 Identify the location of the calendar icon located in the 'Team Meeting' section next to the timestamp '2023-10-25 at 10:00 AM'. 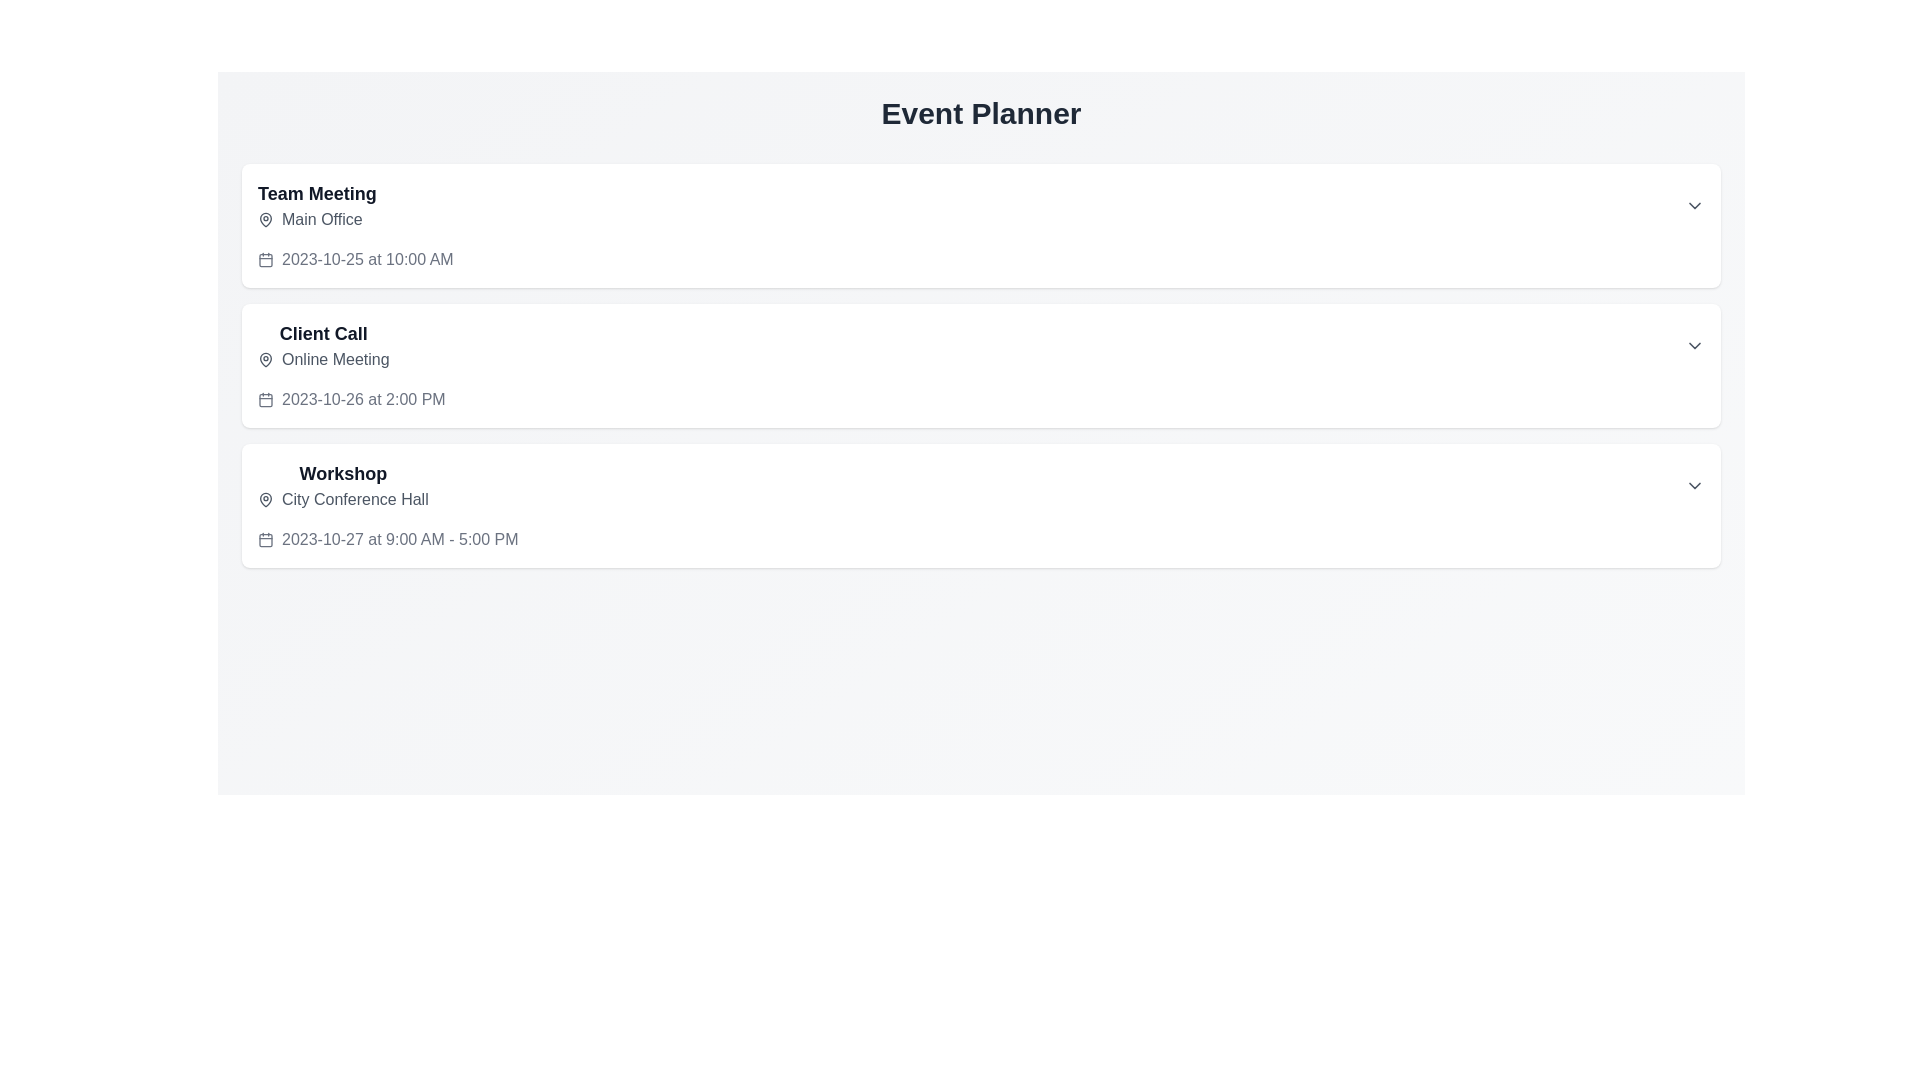
(264, 258).